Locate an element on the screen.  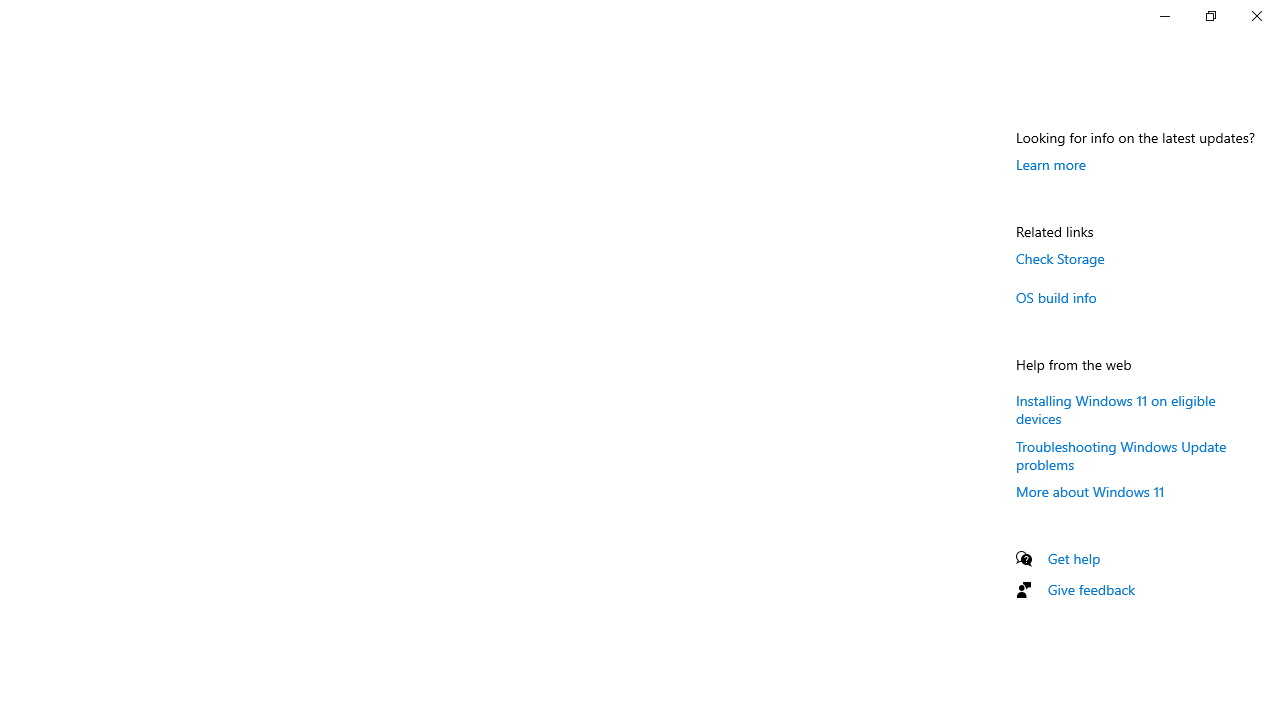
'Get help' is located at coordinates (1073, 558).